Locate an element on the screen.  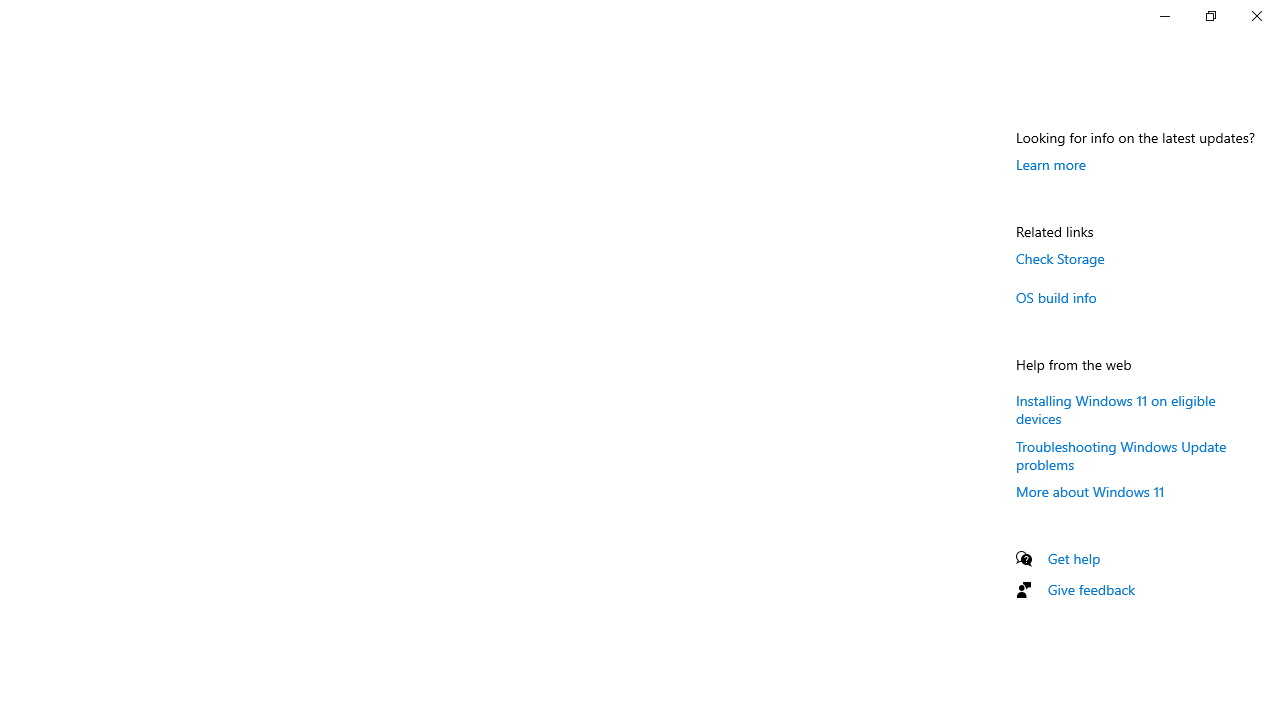
'Get help' is located at coordinates (1073, 558).